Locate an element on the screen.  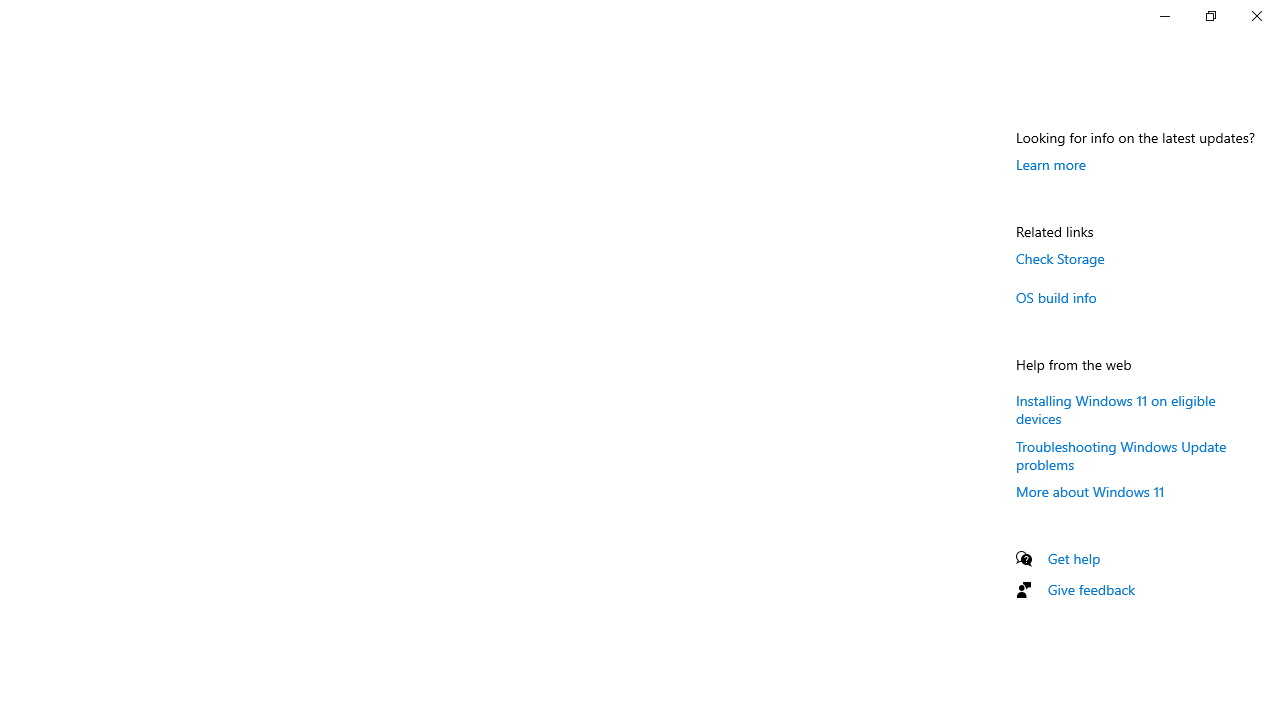
'Get help' is located at coordinates (1073, 558).